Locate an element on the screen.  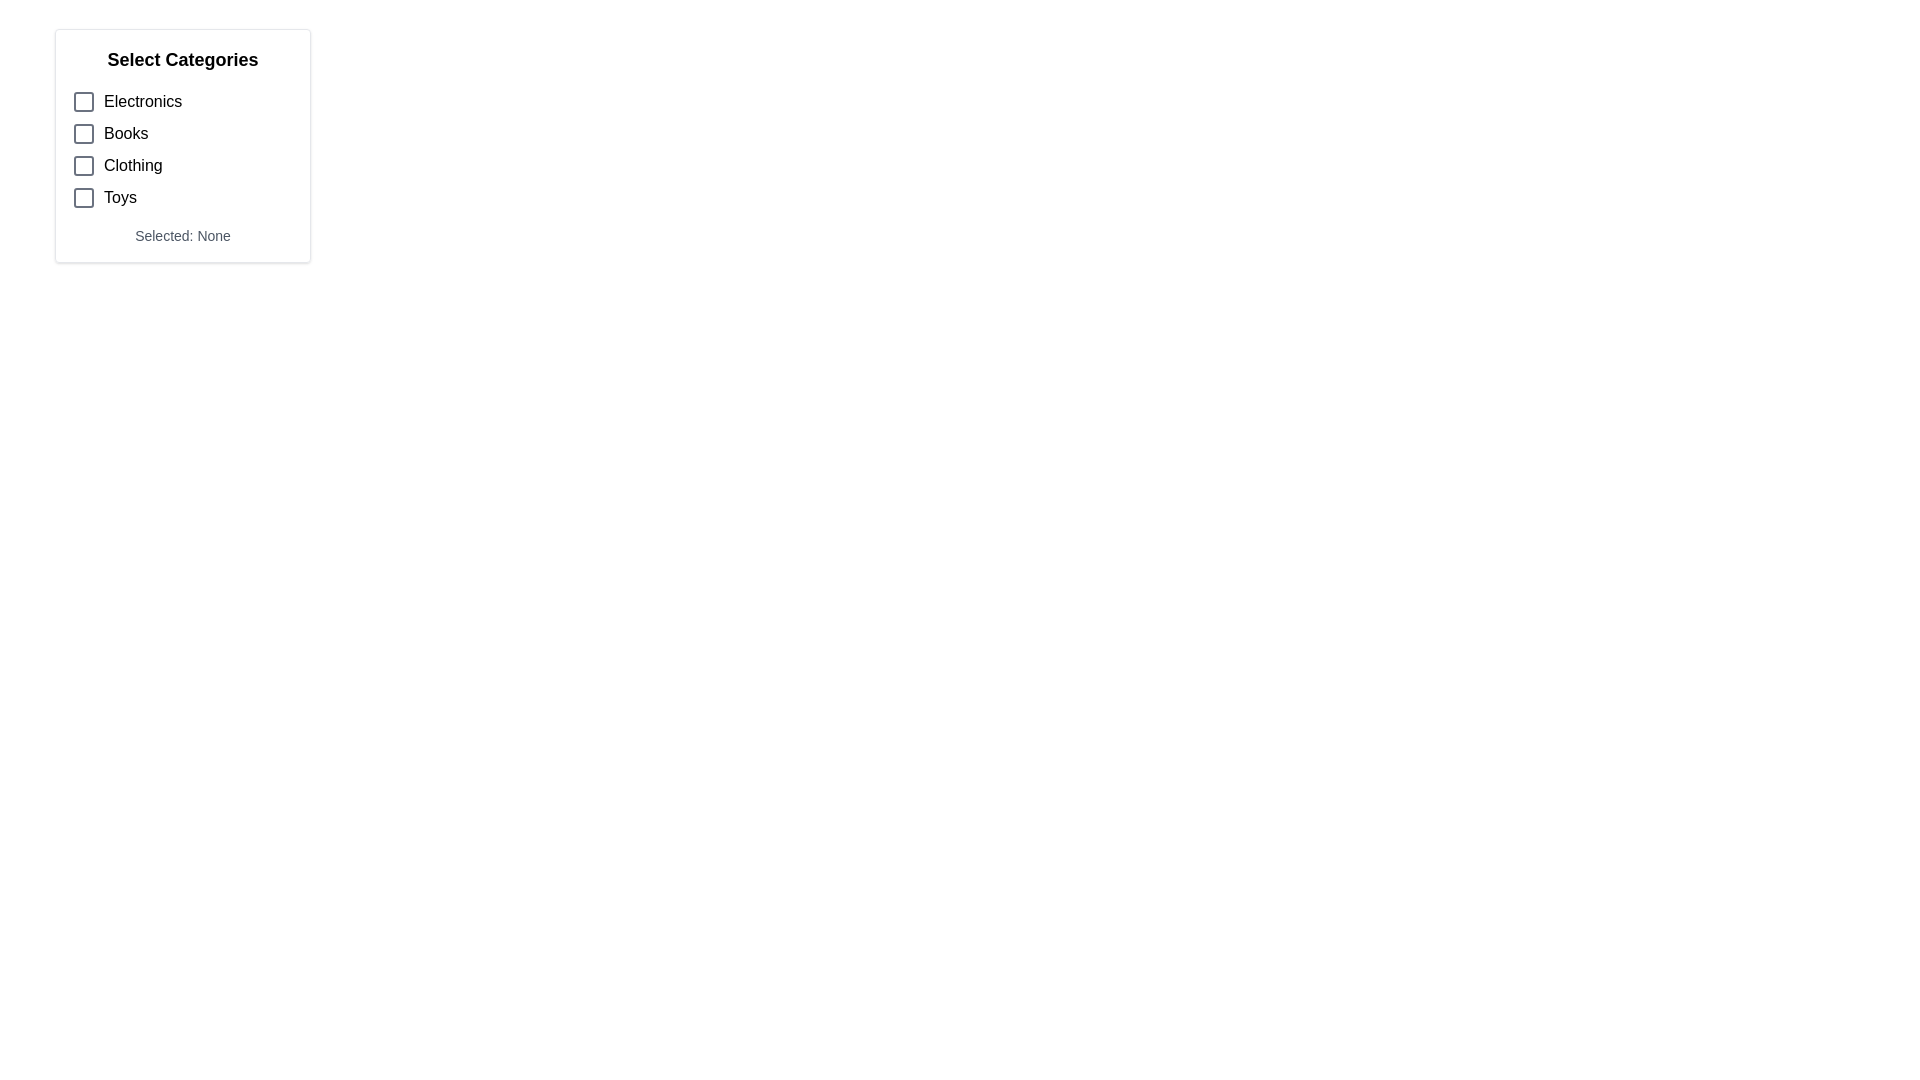
the checkbox for the 'Clothing' category, which is the third item in the selectable list located in the top-left part of the interface is located at coordinates (182, 164).